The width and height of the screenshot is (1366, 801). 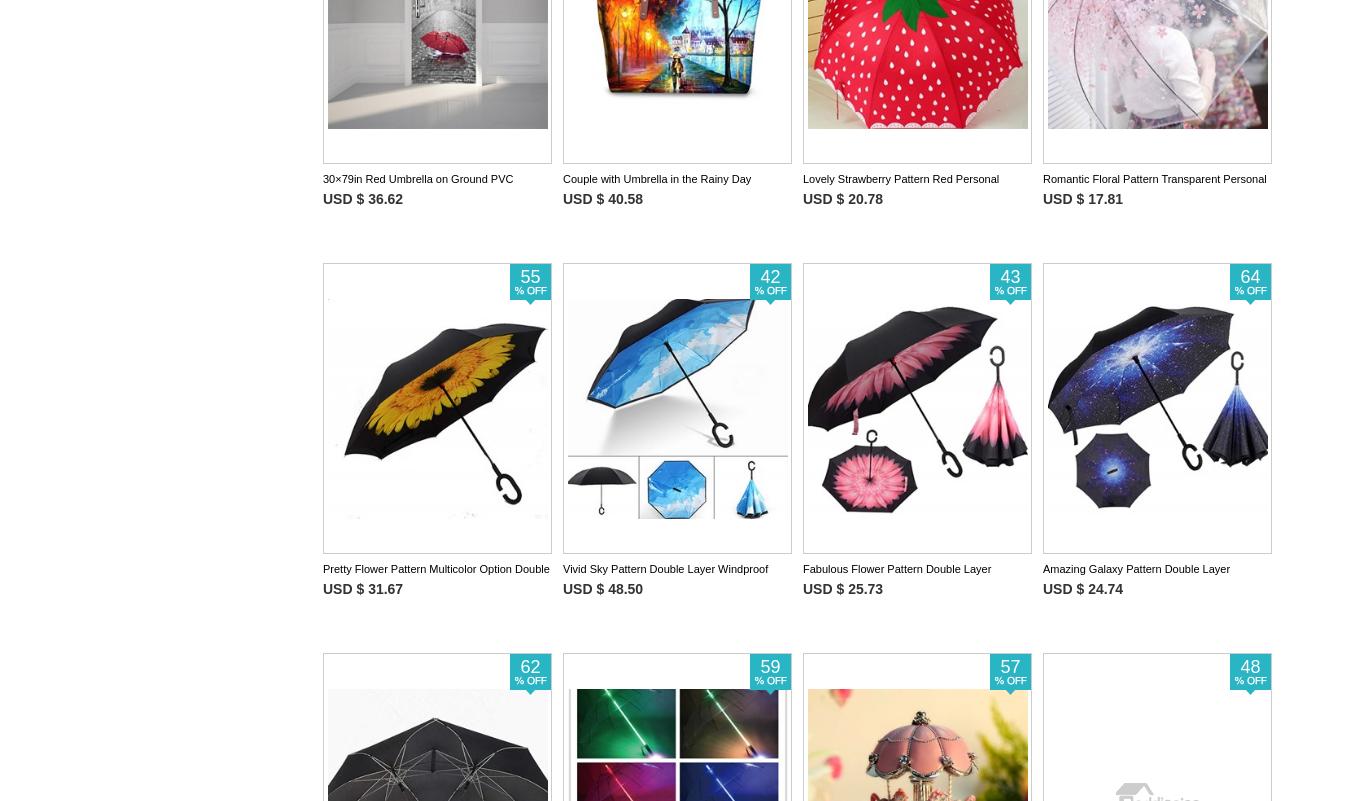 What do you see at coordinates (664, 577) in the screenshot?
I see `'Vivid Sky Pattern Double Layer Windproof Reverse Umbrella'` at bounding box center [664, 577].